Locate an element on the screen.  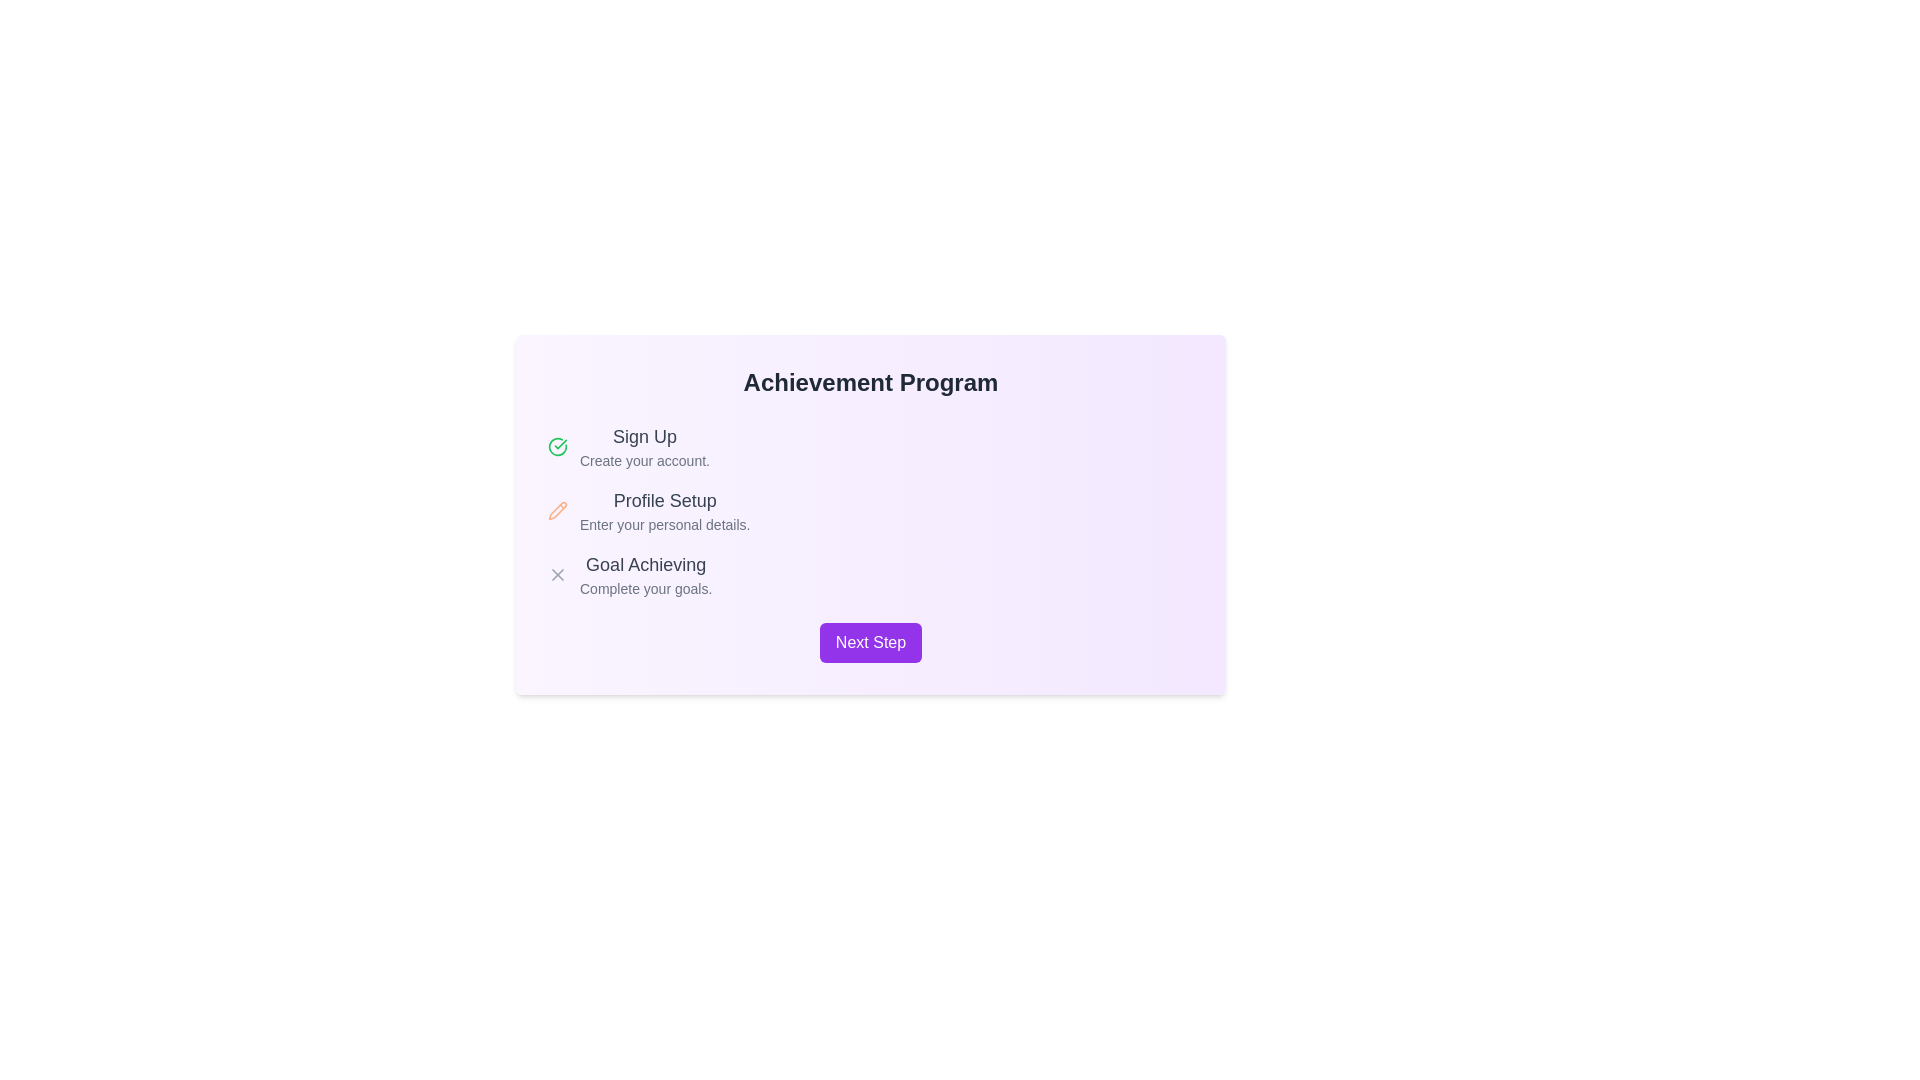
the error indicator icon for the 'Goal Achieving' step in the 'Achievement Program' list is located at coordinates (557, 574).